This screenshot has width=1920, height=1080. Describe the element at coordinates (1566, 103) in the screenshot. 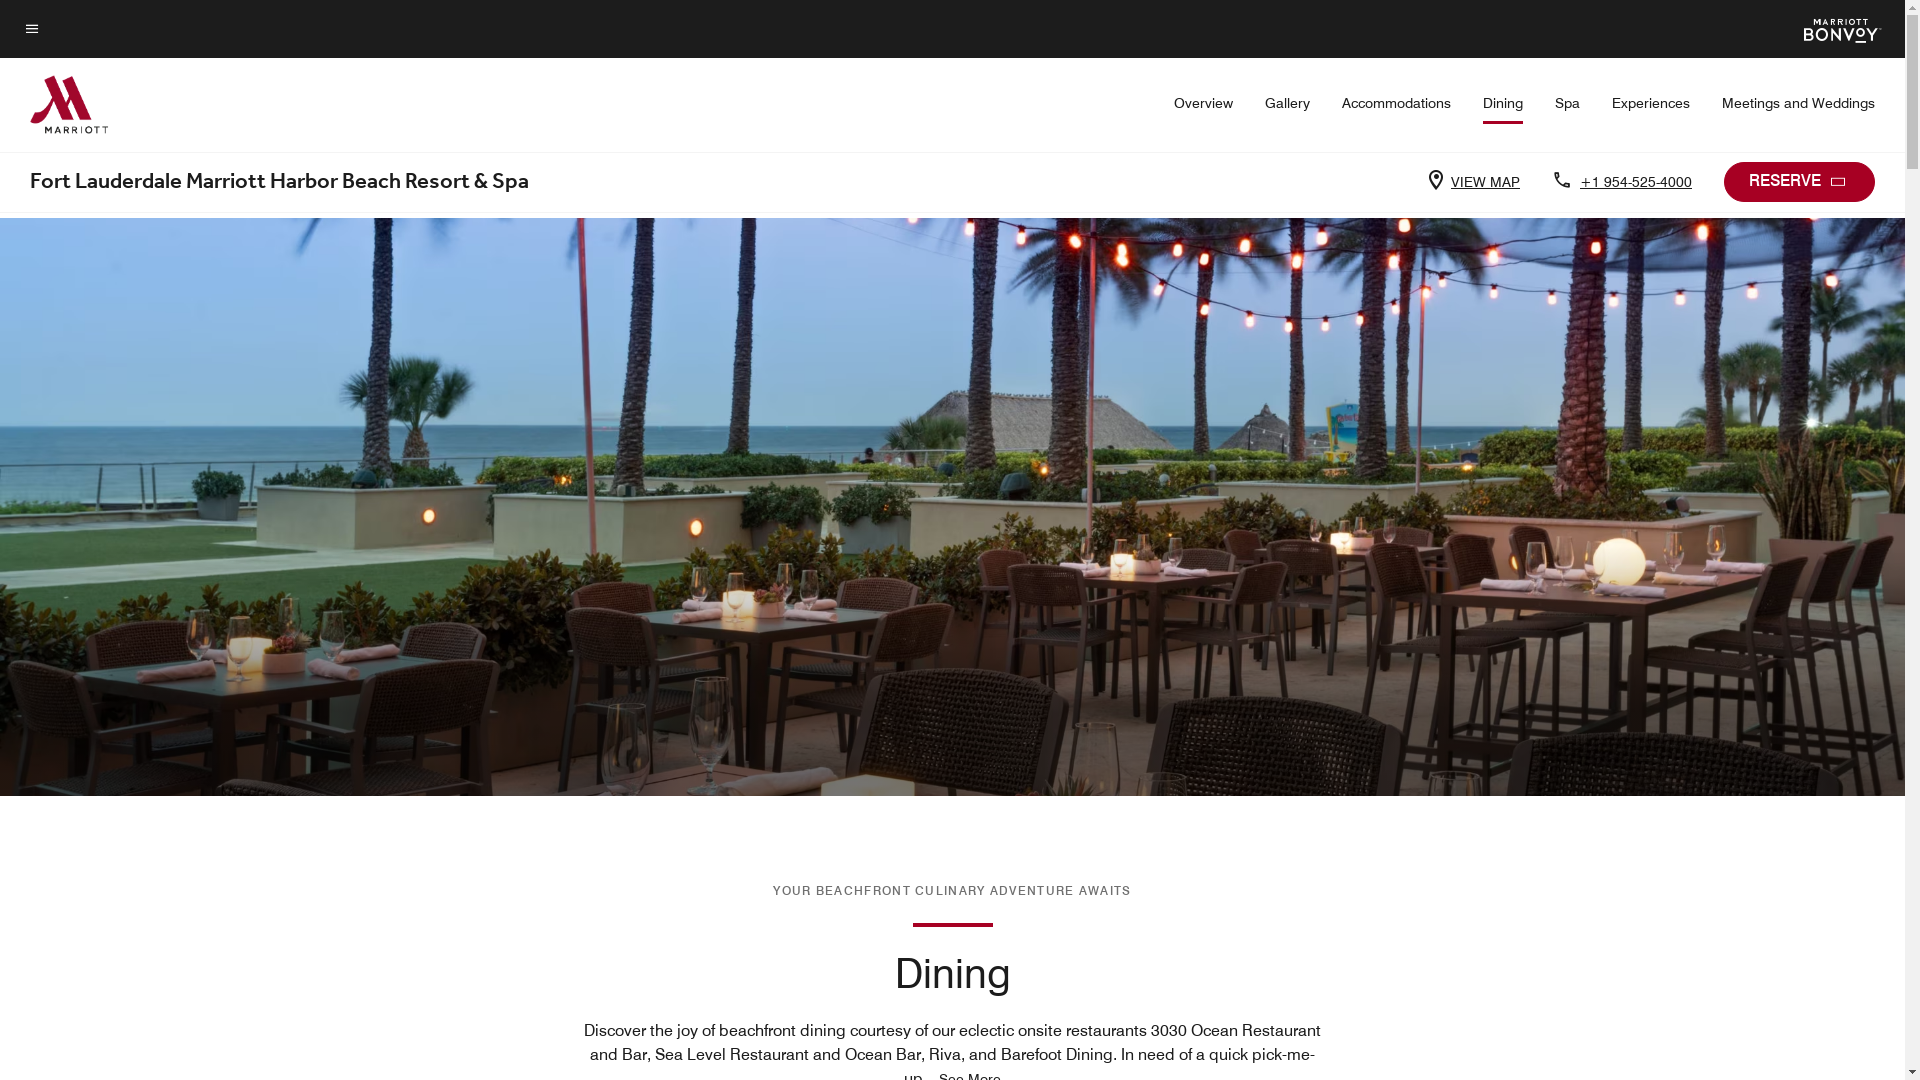

I see `'Spa'` at that location.